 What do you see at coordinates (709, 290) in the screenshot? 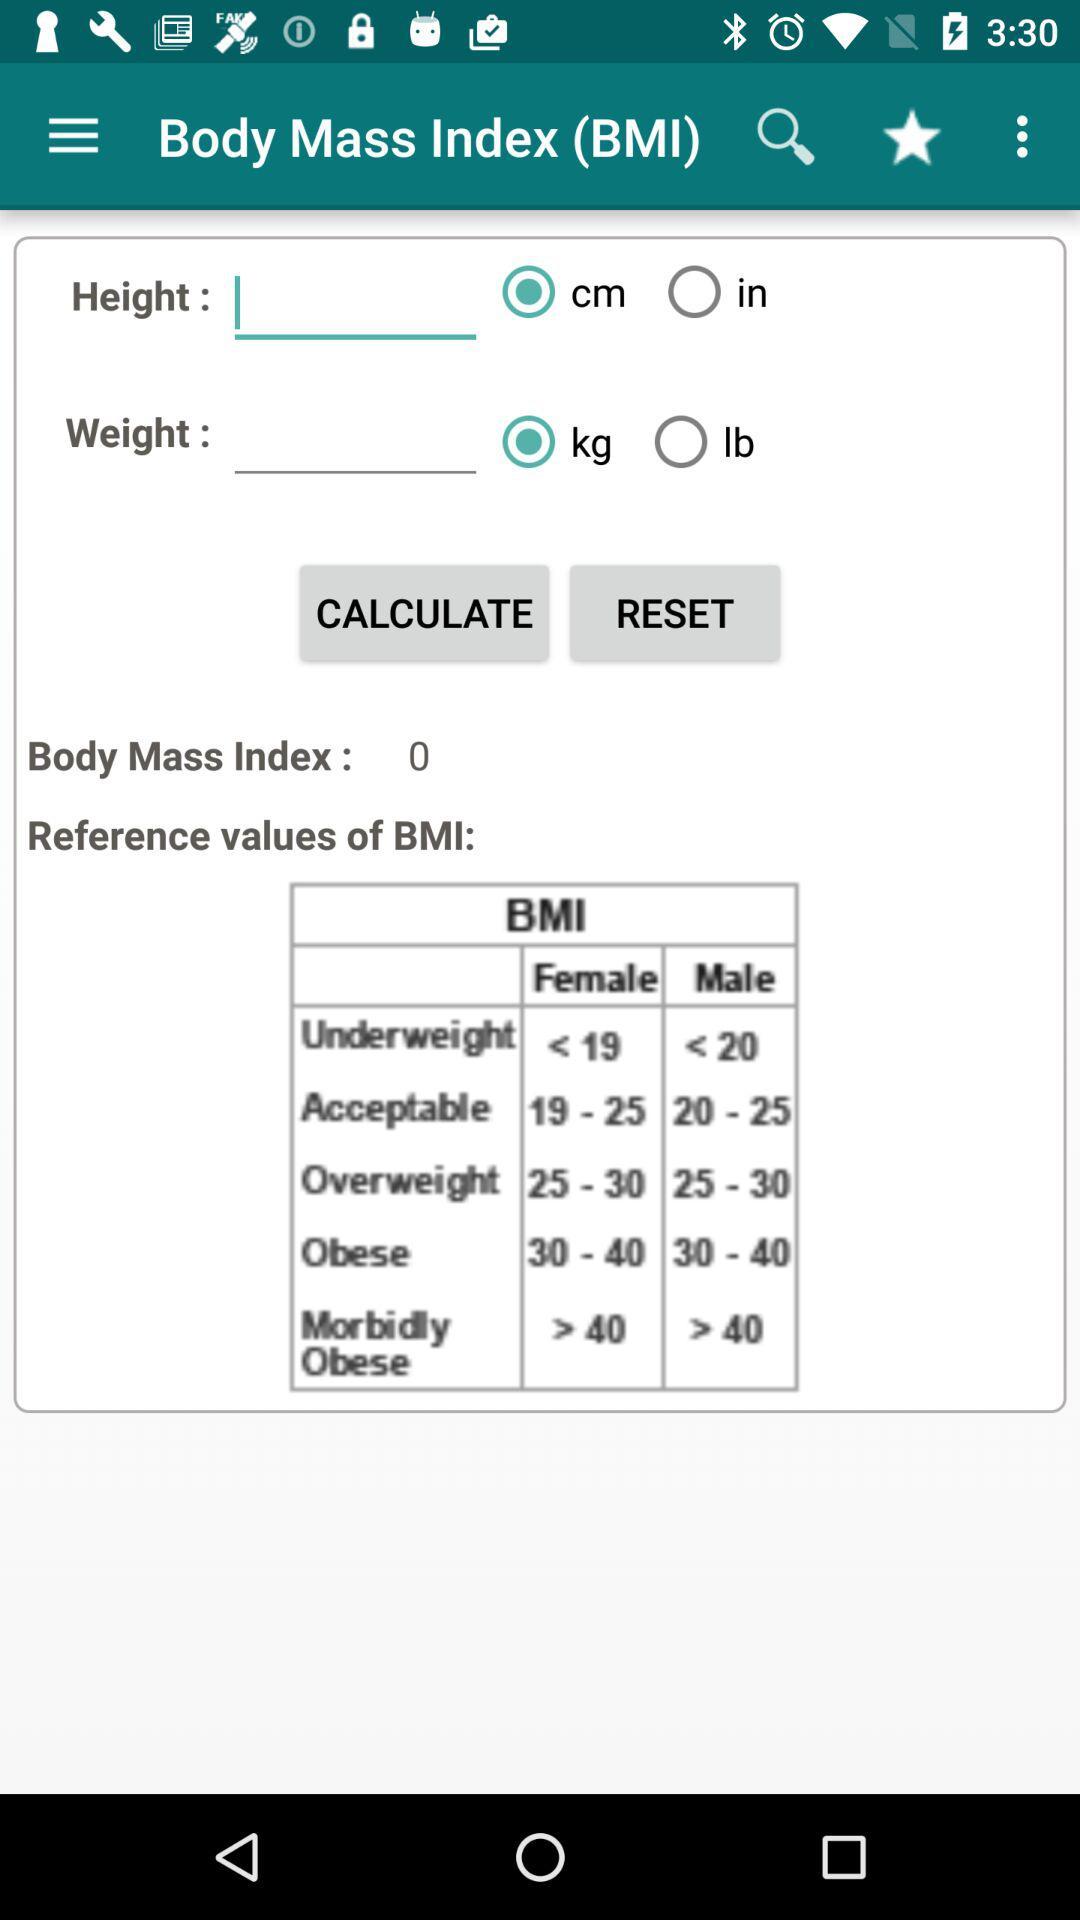
I see `item next to the cm icon` at bounding box center [709, 290].